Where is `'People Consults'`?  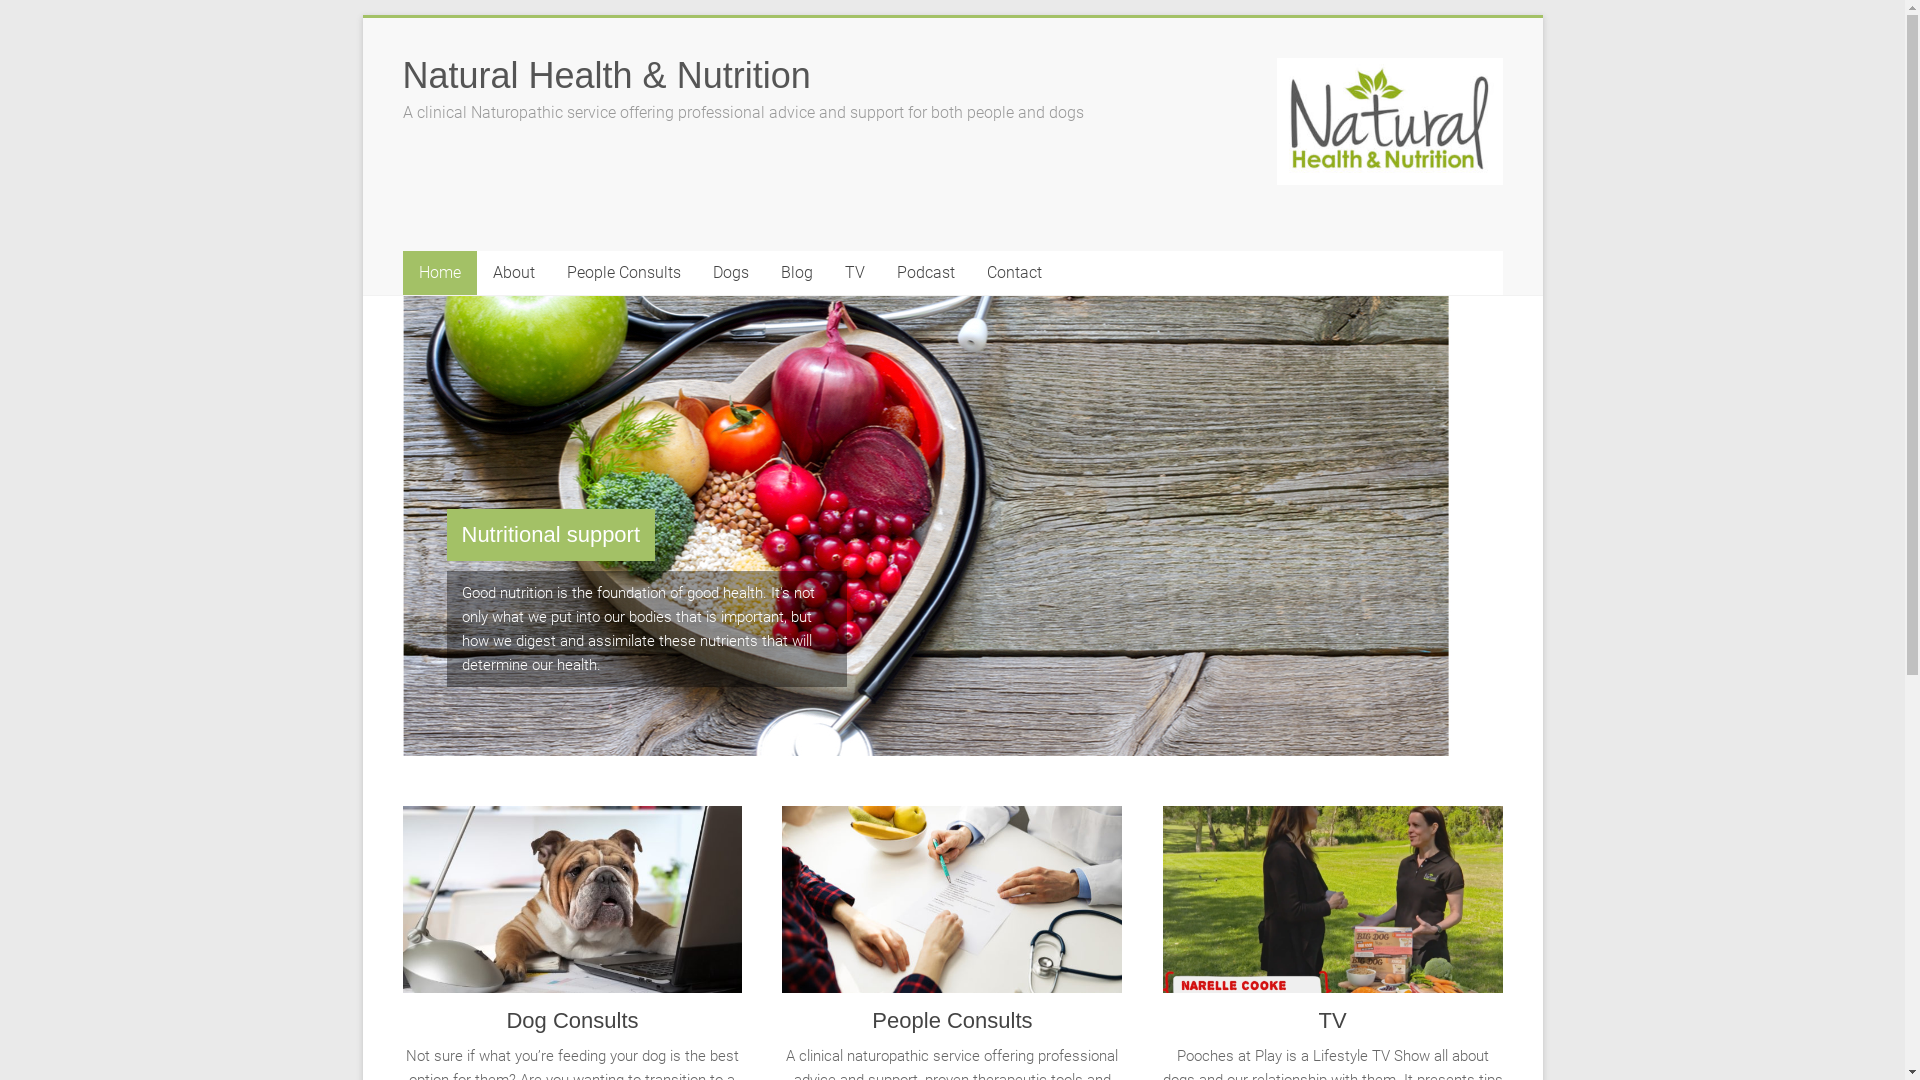
'People Consults' is located at coordinates (950, 1020).